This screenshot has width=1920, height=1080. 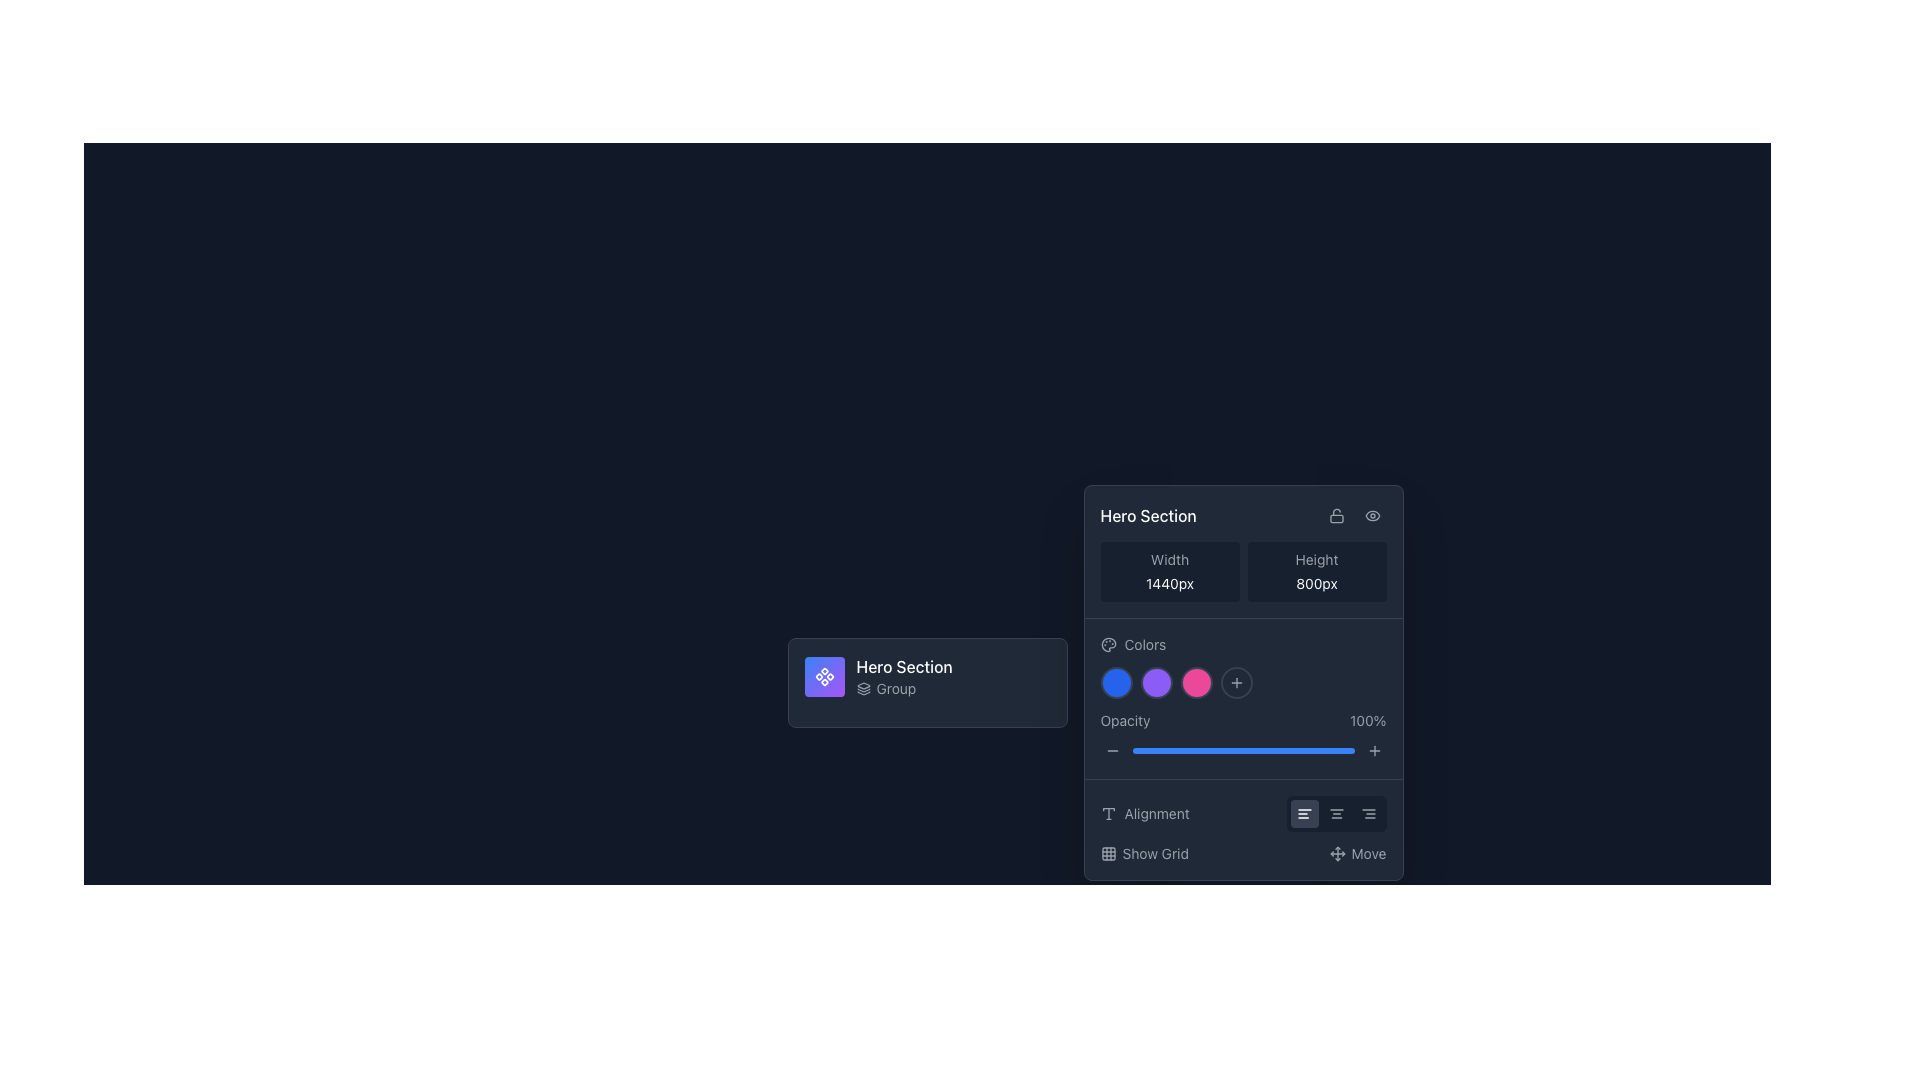 What do you see at coordinates (1242, 552) in the screenshot?
I see `the Information display panel labeled 'Hero Section' which contains the 'Width' and 'Height' labels with their respective values '1440px' and '800px'` at bounding box center [1242, 552].